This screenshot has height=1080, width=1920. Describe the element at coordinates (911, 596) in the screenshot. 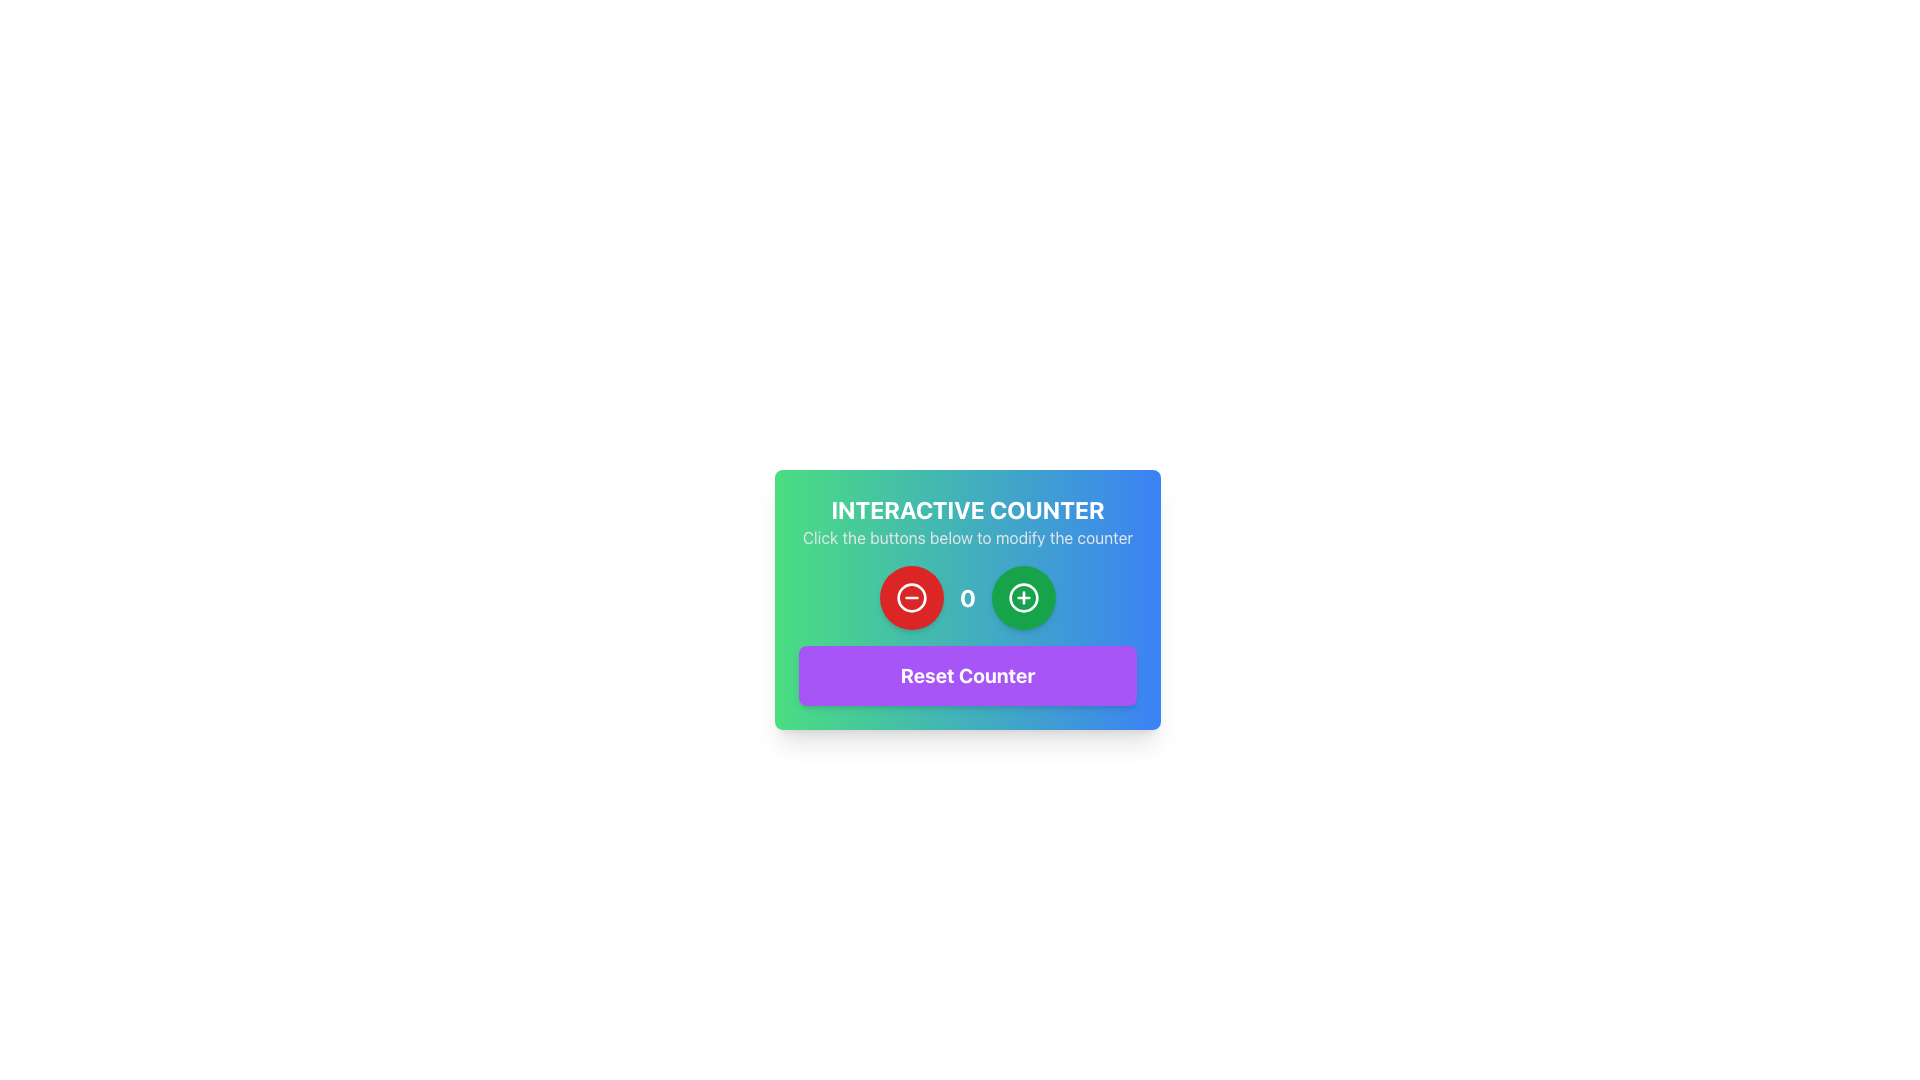

I see `the leftmost circular button used for decrementing the counter value to trigger hover effects` at that location.